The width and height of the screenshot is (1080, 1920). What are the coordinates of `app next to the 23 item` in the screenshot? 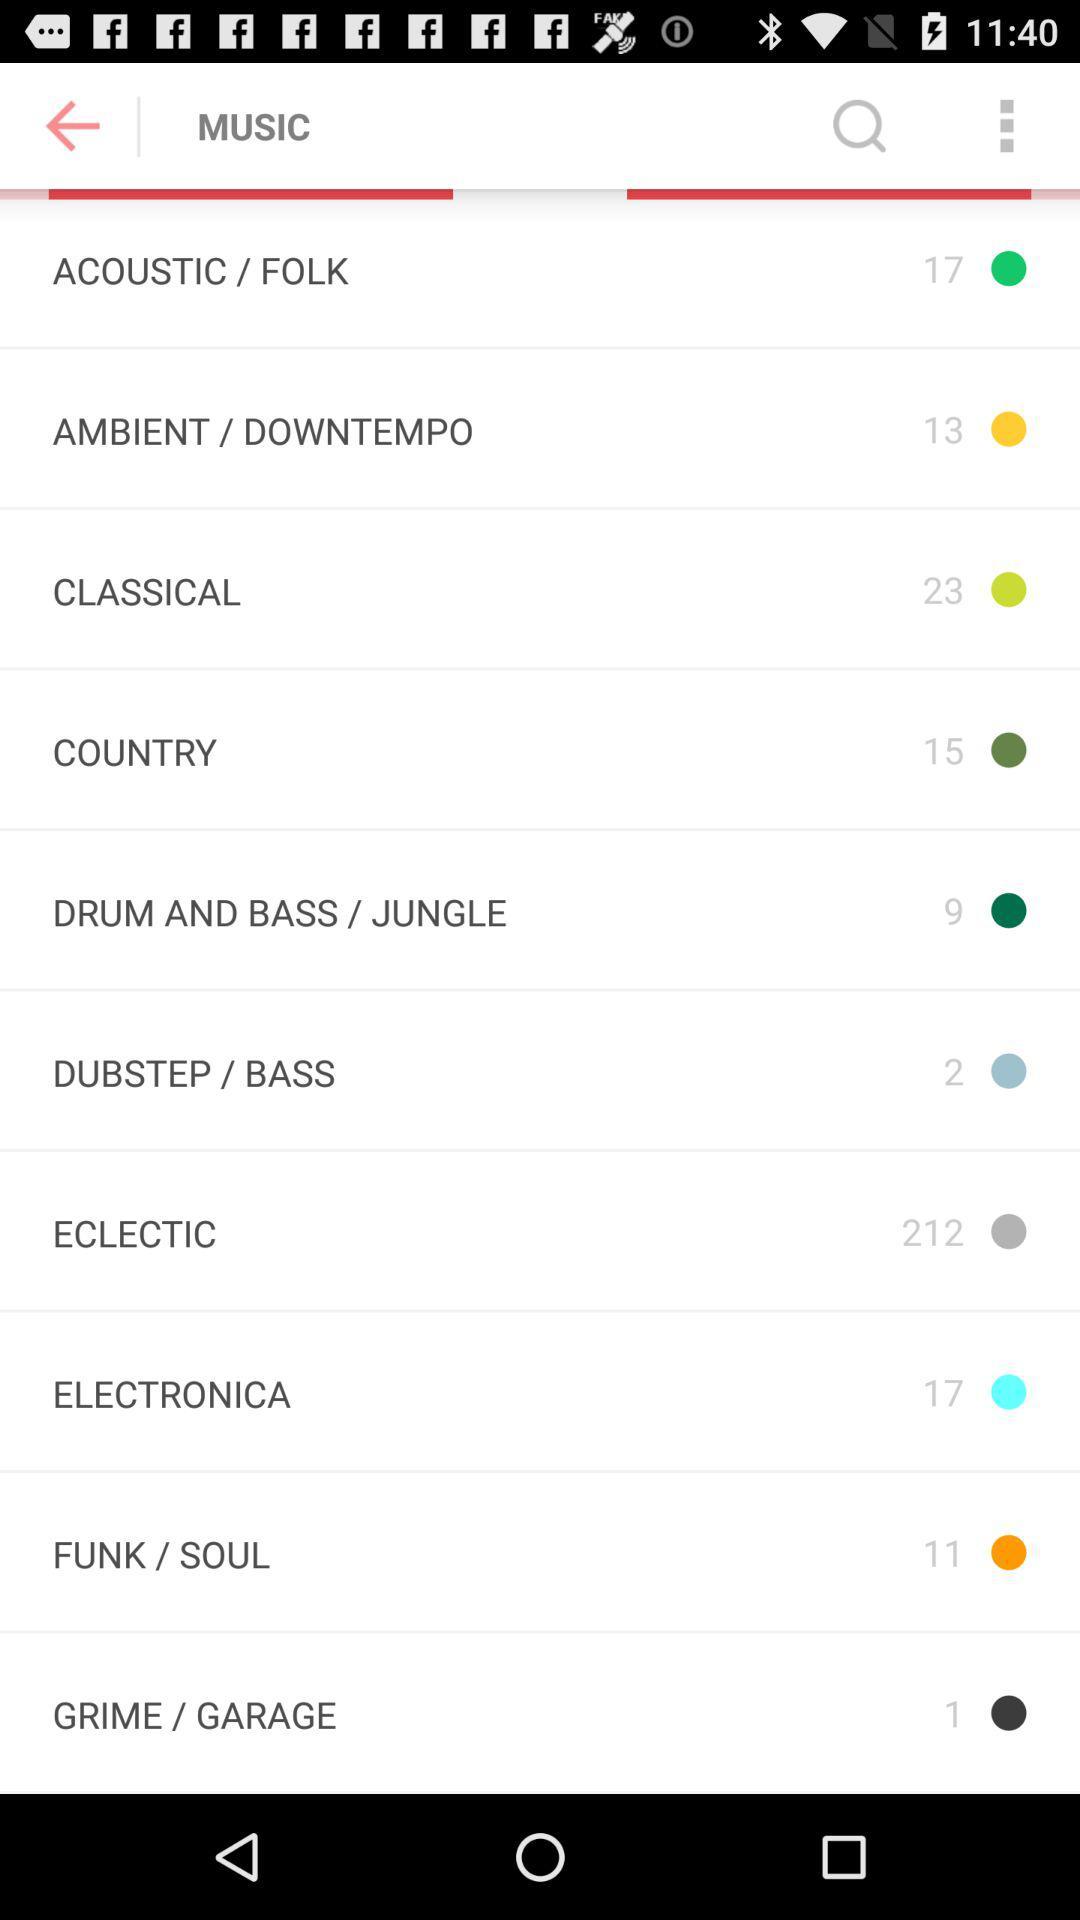 It's located at (262, 427).